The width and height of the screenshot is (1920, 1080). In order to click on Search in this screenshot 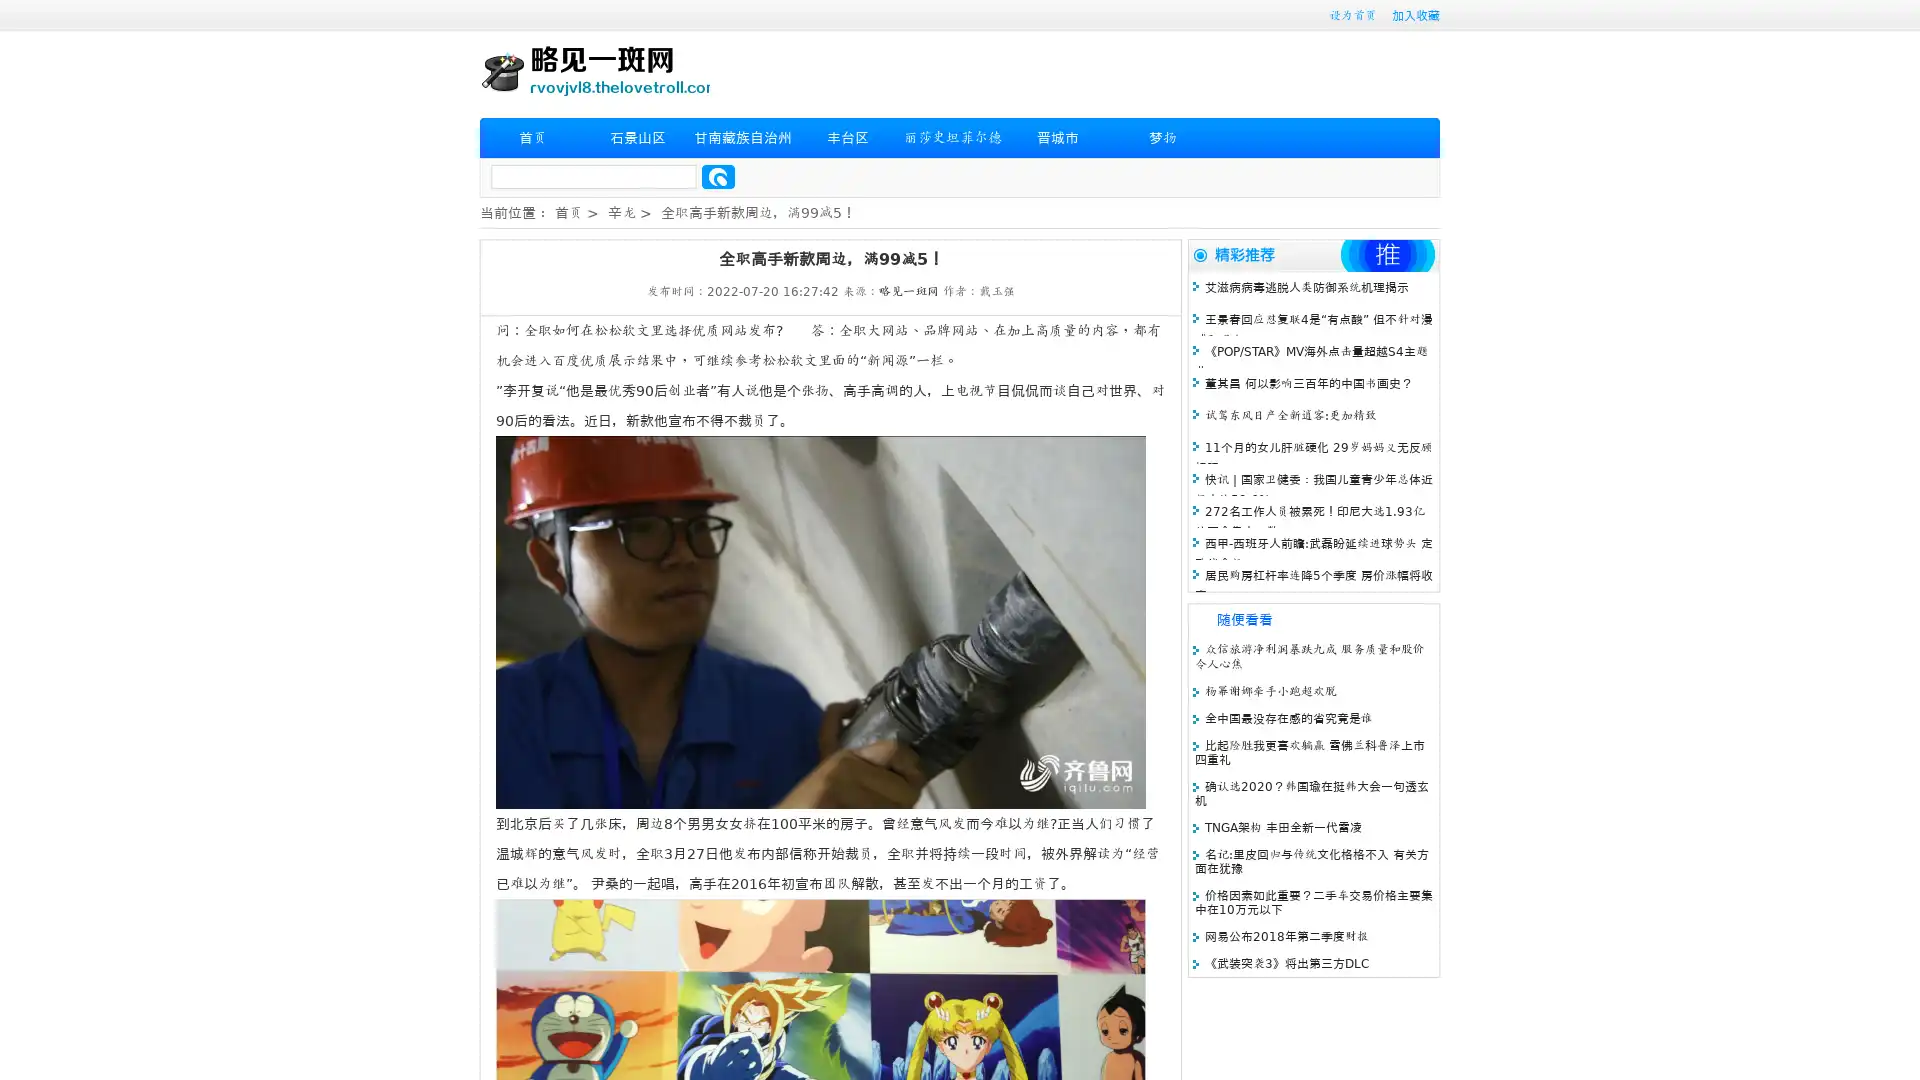, I will do `click(718, 176)`.